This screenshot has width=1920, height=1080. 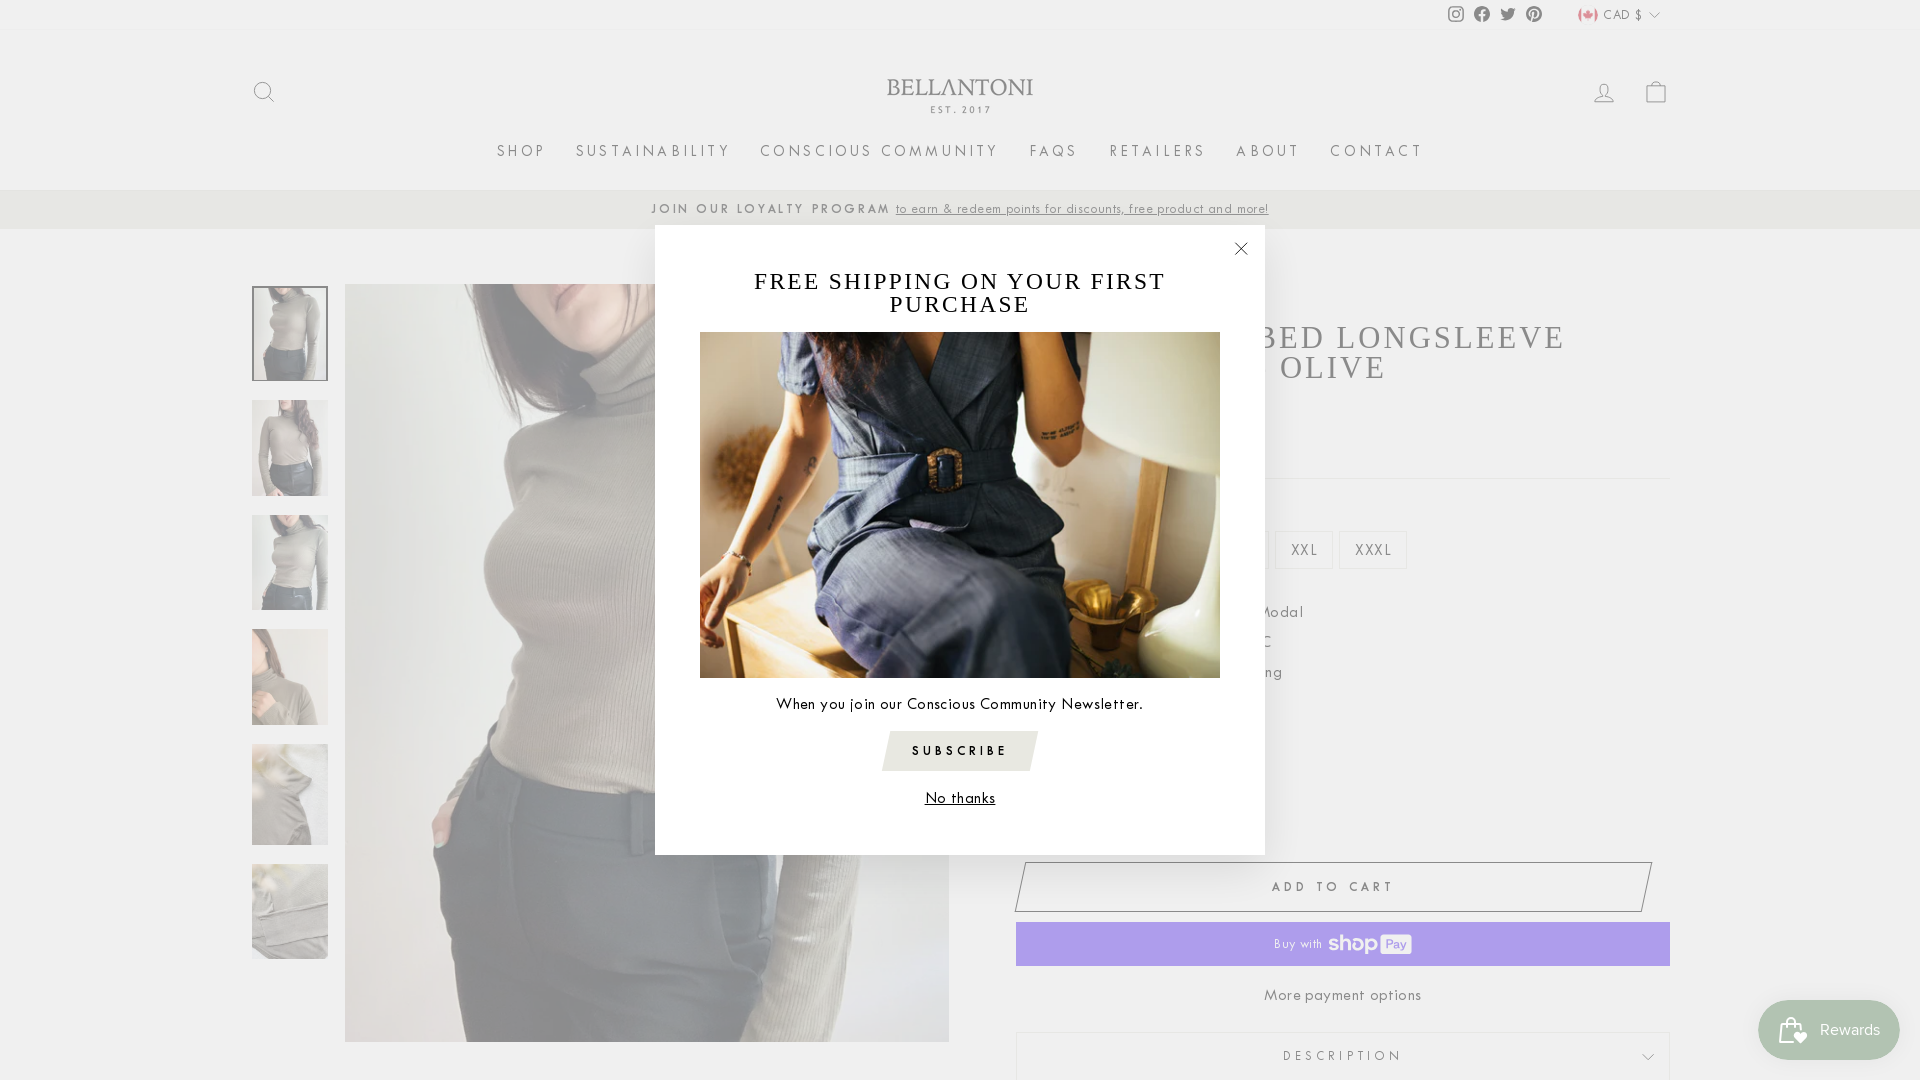 I want to click on 'Twitter', so click(x=1507, y=15).